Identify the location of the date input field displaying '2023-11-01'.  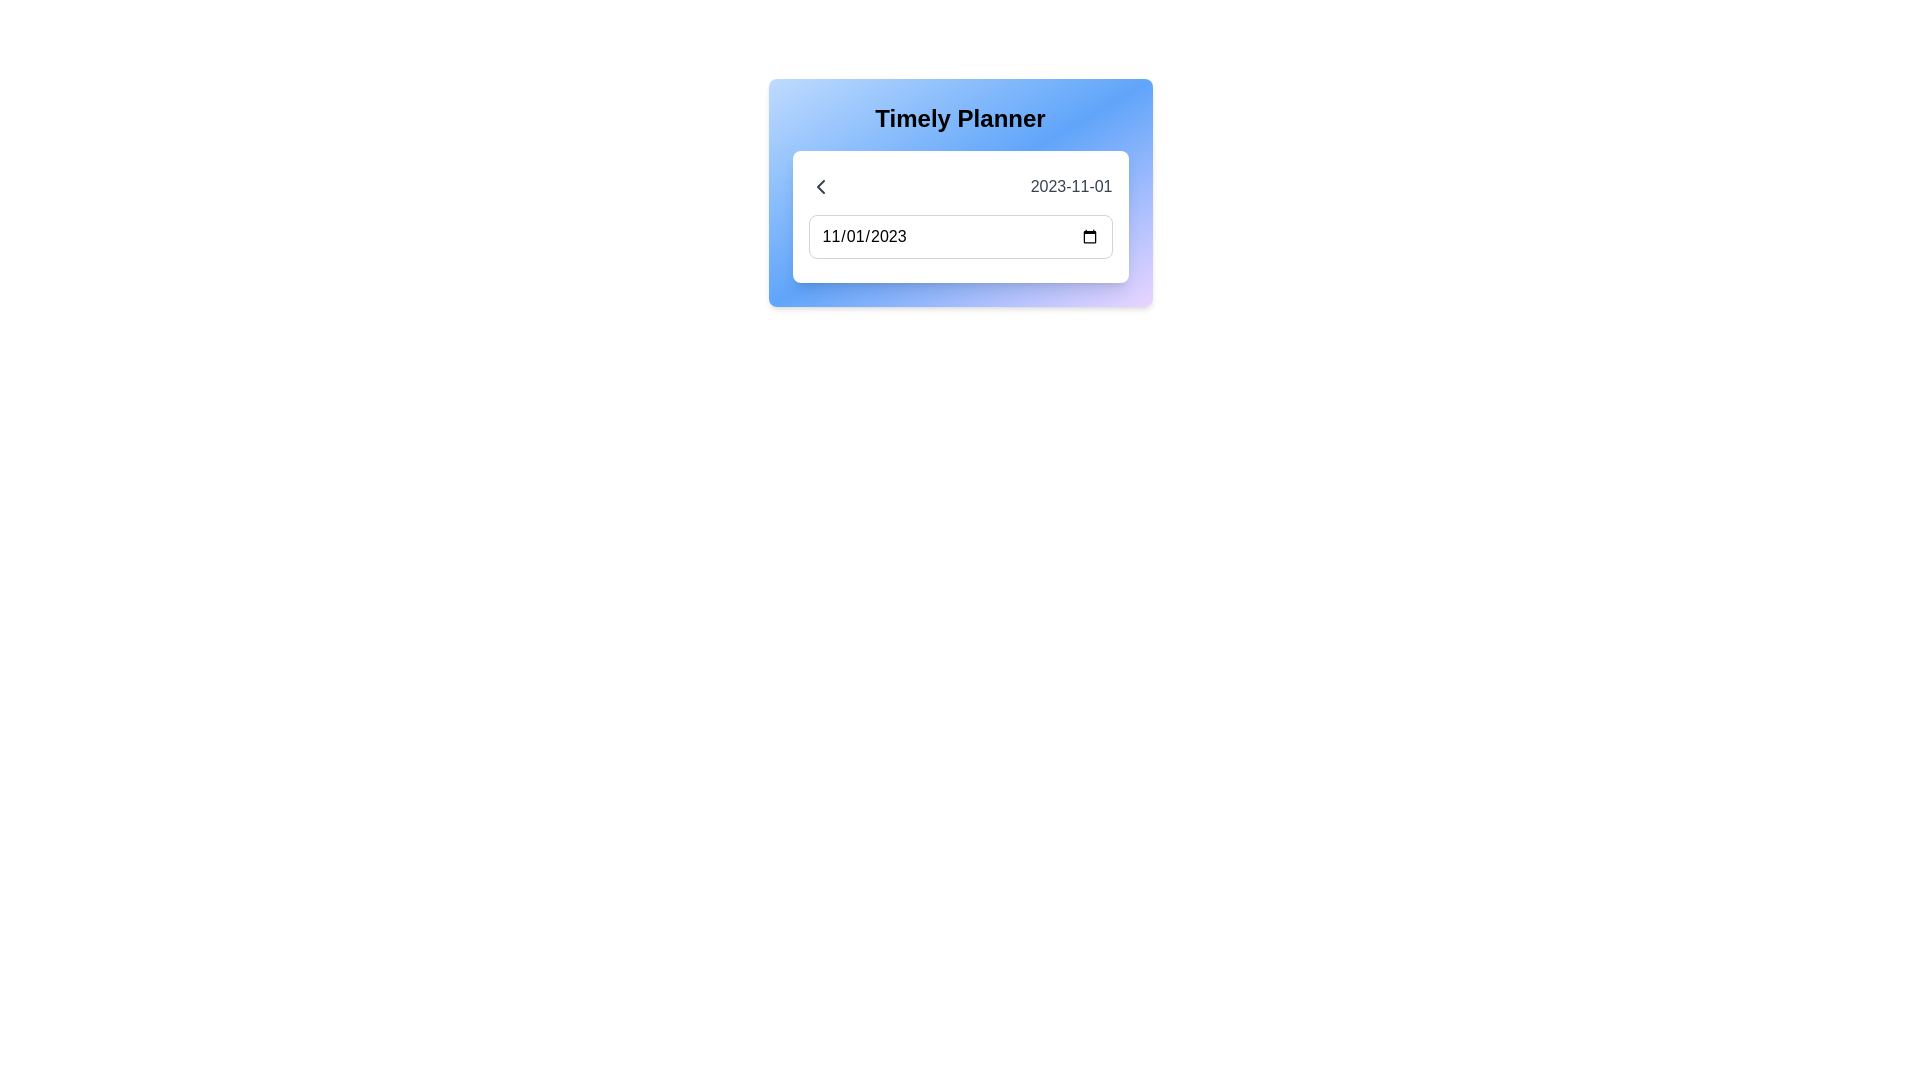
(960, 235).